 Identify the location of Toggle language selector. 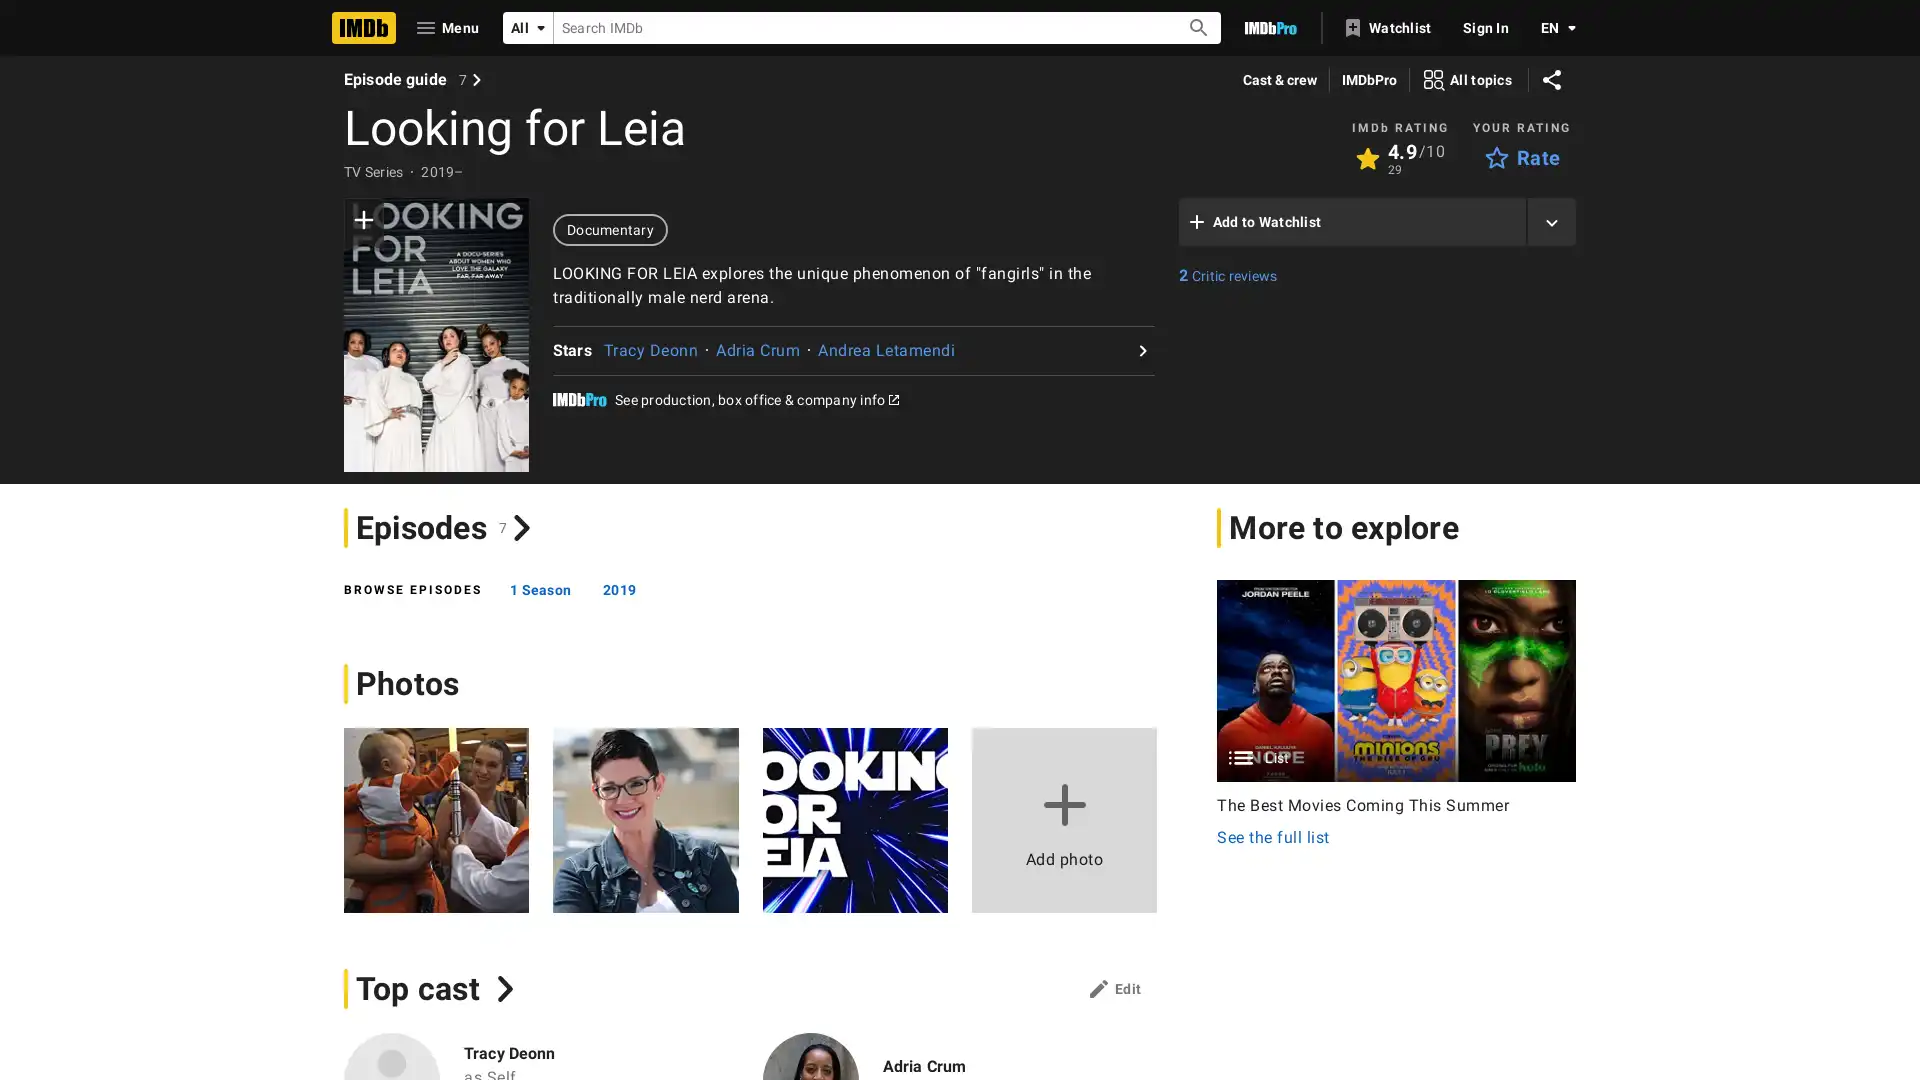
(1555, 27).